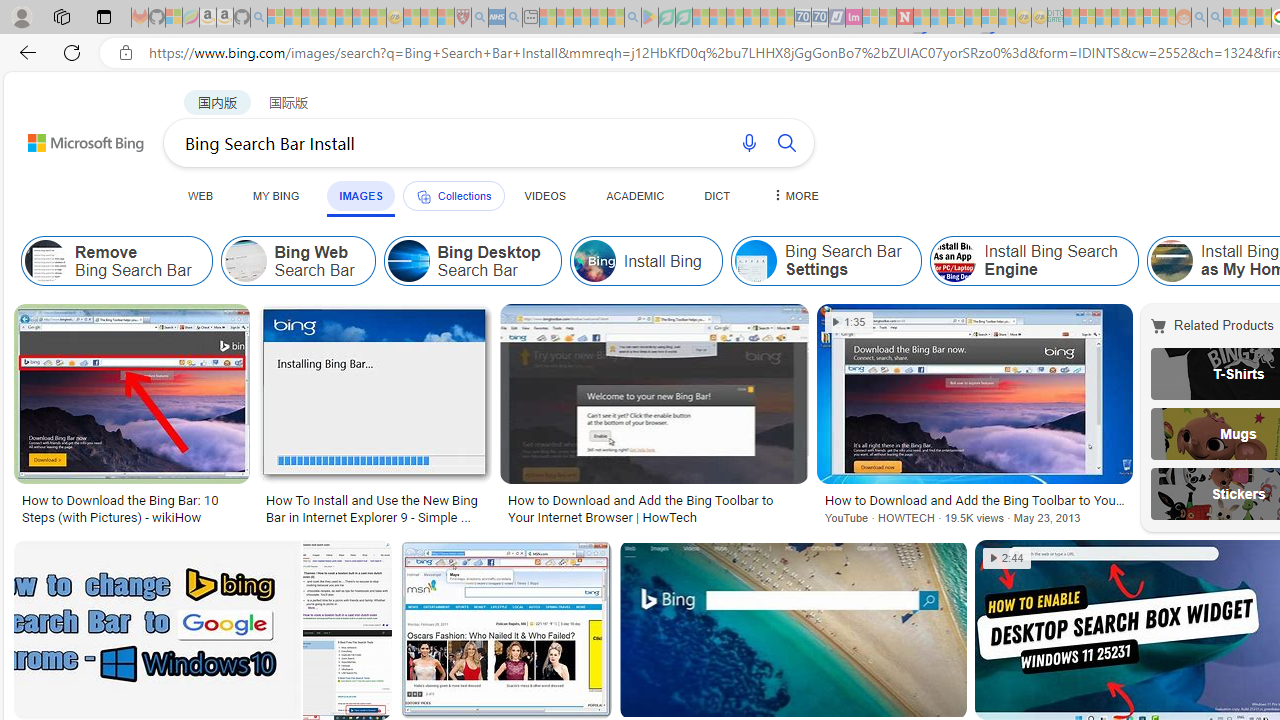 The width and height of the screenshot is (1280, 720). What do you see at coordinates (308, 17) in the screenshot?
I see `'The Weather Channel - MSN - Sleeping'` at bounding box center [308, 17].